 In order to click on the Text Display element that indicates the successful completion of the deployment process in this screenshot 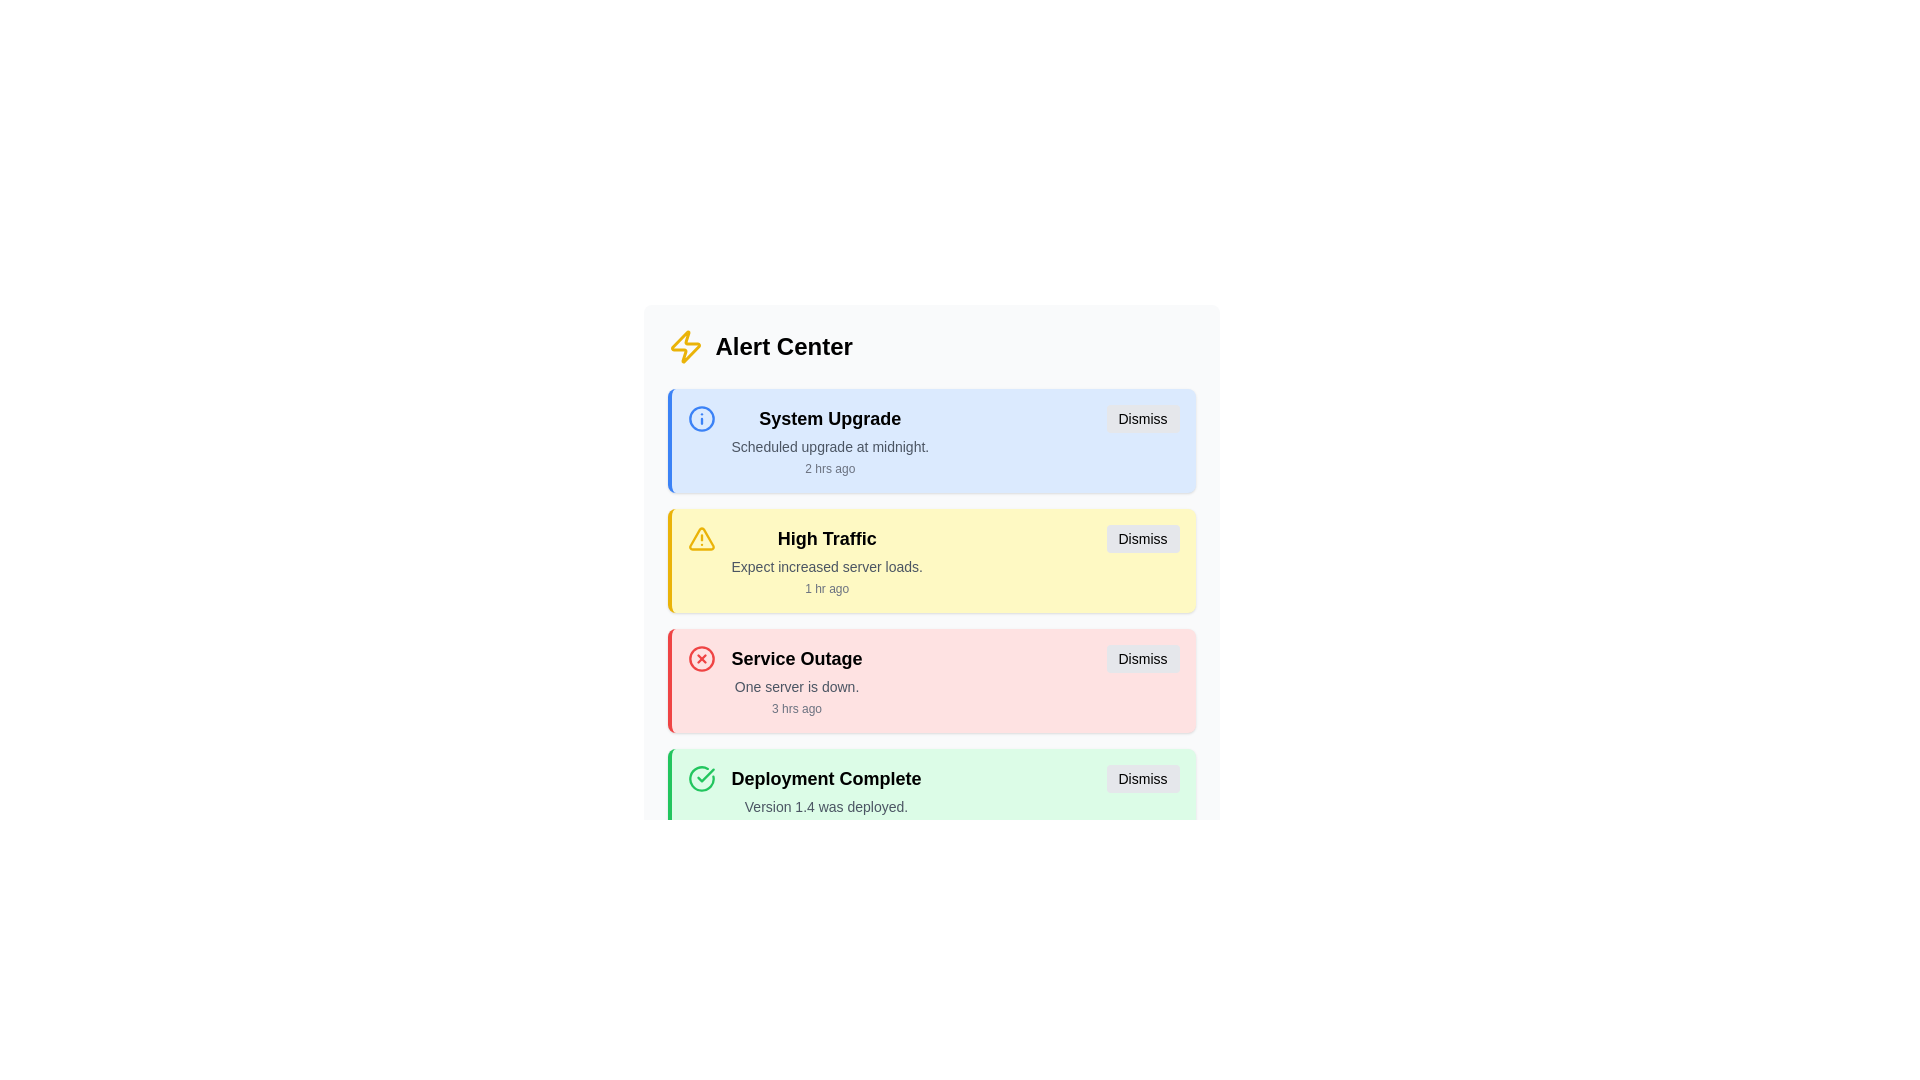, I will do `click(826, 778)`.